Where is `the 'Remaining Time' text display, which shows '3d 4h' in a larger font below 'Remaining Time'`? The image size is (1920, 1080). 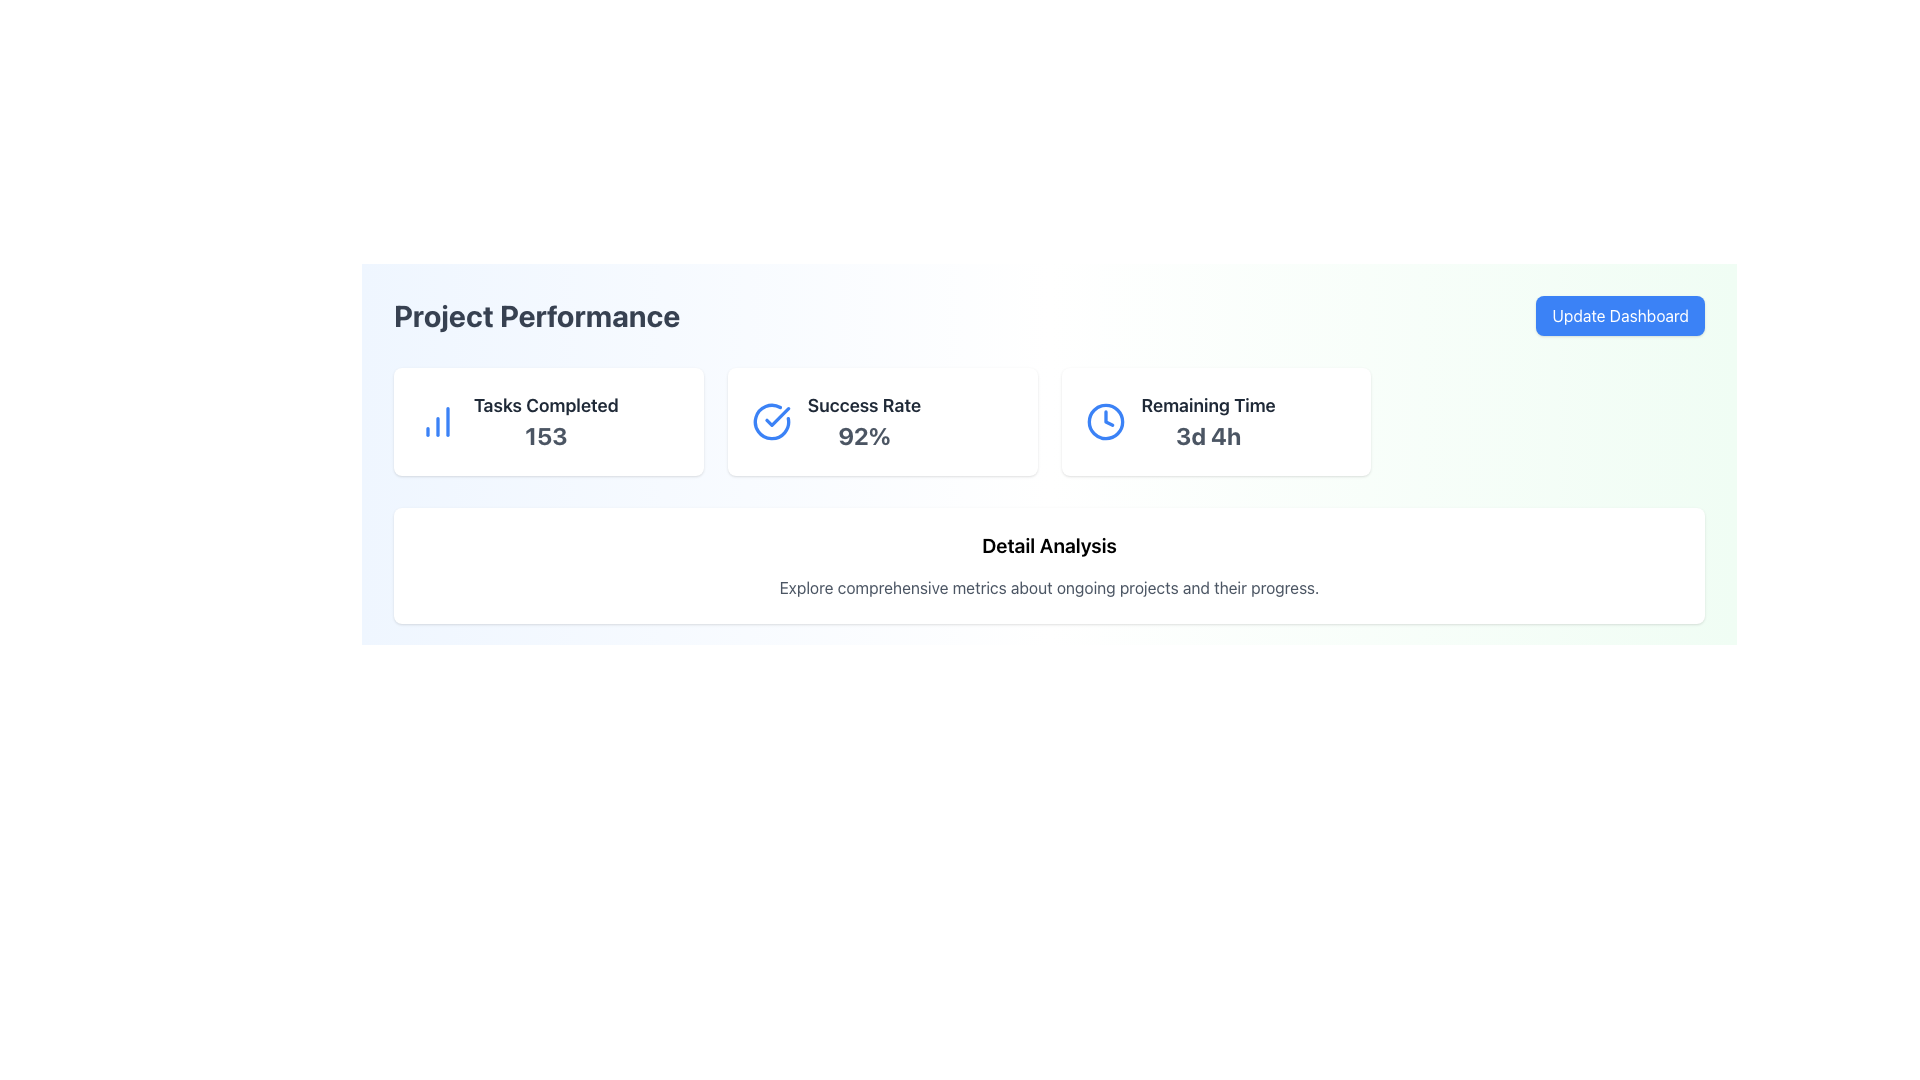
the 'Remaining Time' text display, which shows '3d 4h' in a larger font below 'Remaining Time' is located at coordinates (1207, 420).